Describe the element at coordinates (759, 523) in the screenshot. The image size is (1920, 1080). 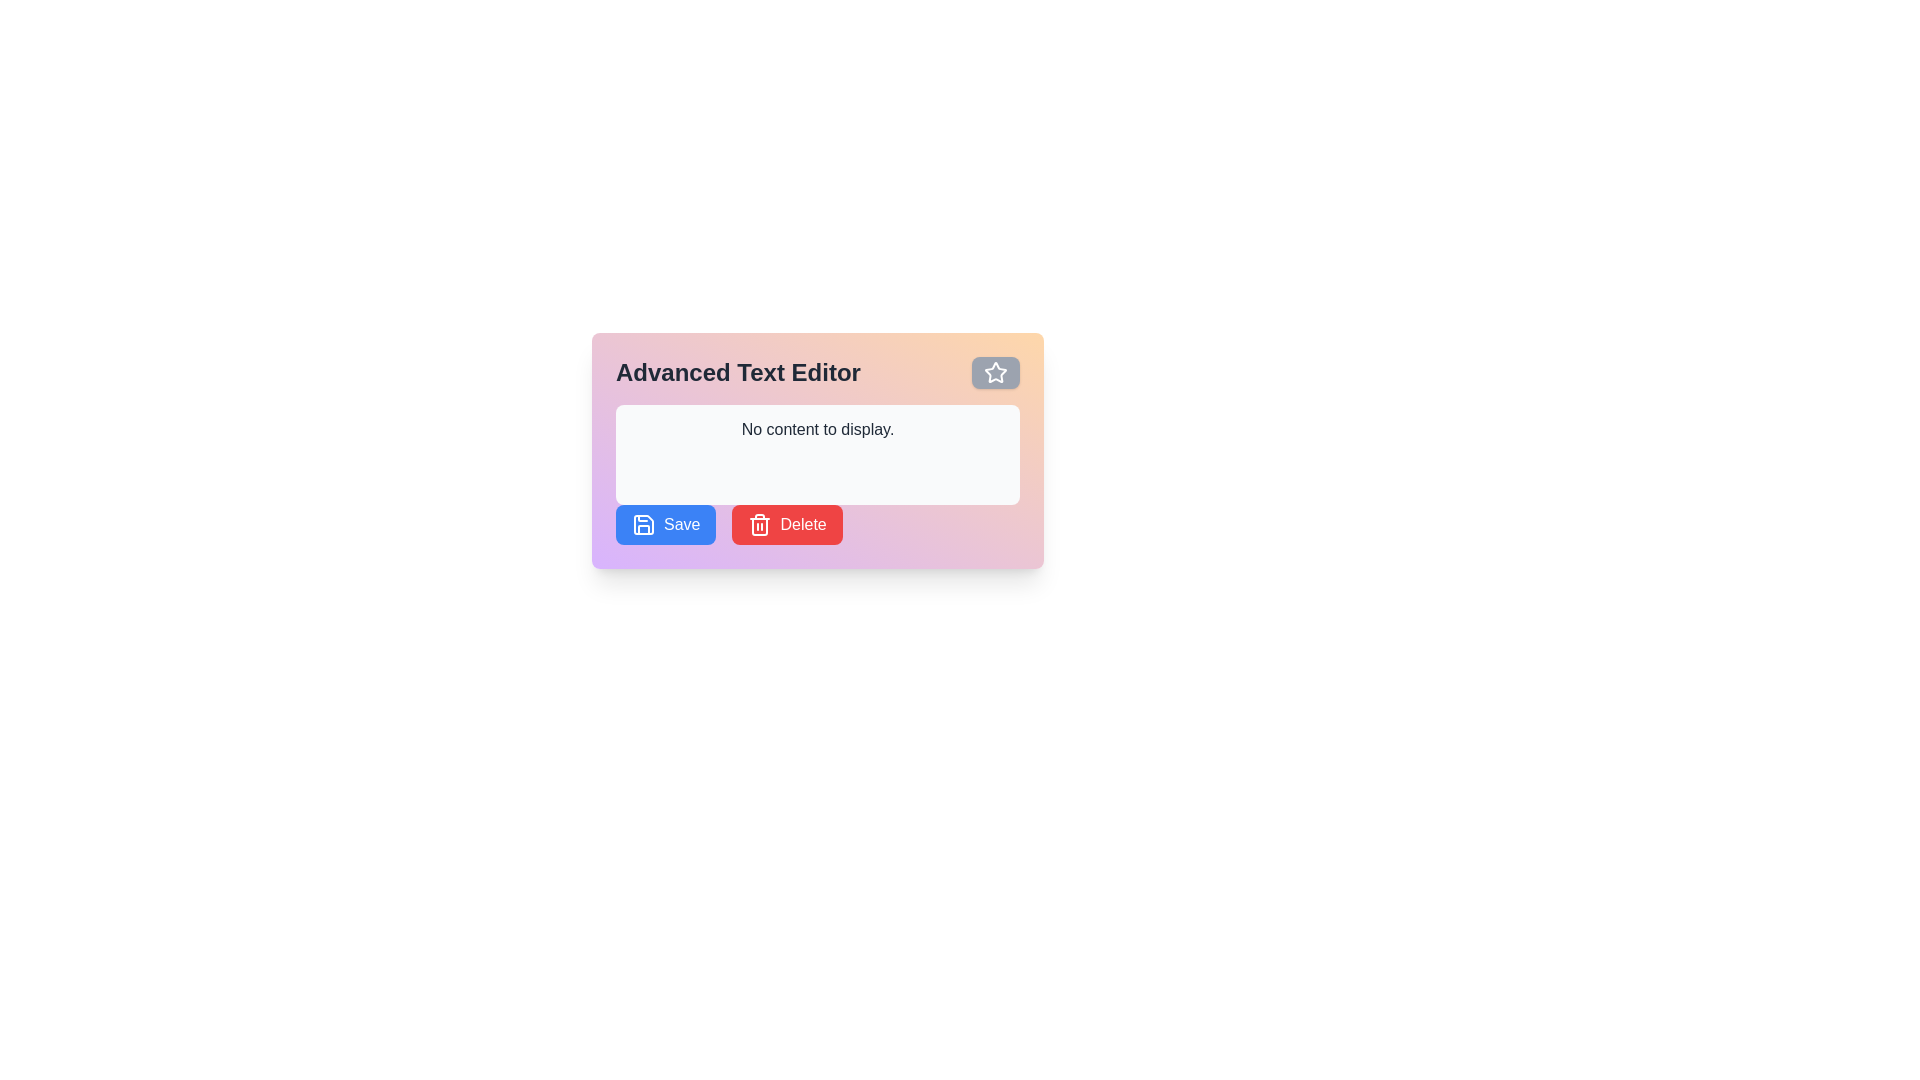
I see `the trash bin icon located within the 'Delete' button at the bottom right of the 'Advanced Text Editor' content card` at that location.